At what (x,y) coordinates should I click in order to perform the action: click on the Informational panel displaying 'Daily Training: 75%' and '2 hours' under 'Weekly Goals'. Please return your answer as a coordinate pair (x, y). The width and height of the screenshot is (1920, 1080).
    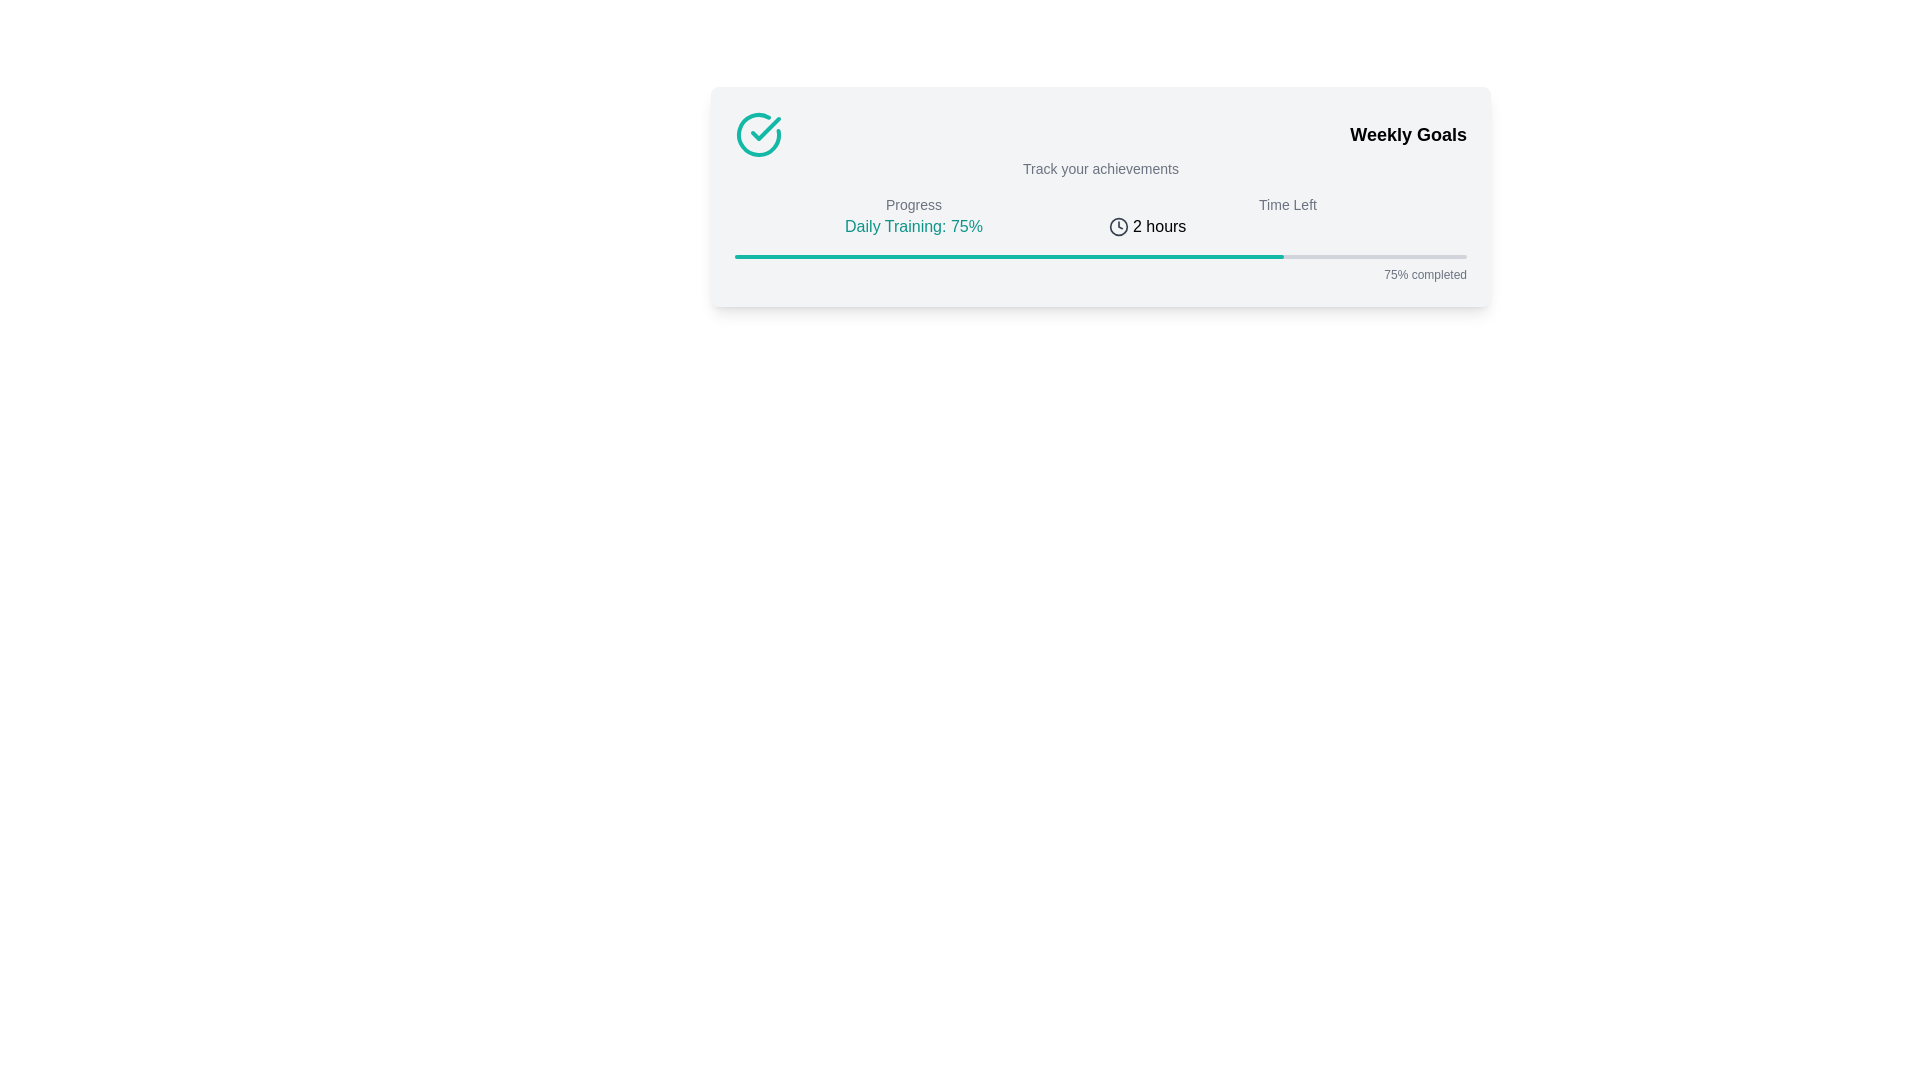
    Looking at the image, I should click on (1099, 216).